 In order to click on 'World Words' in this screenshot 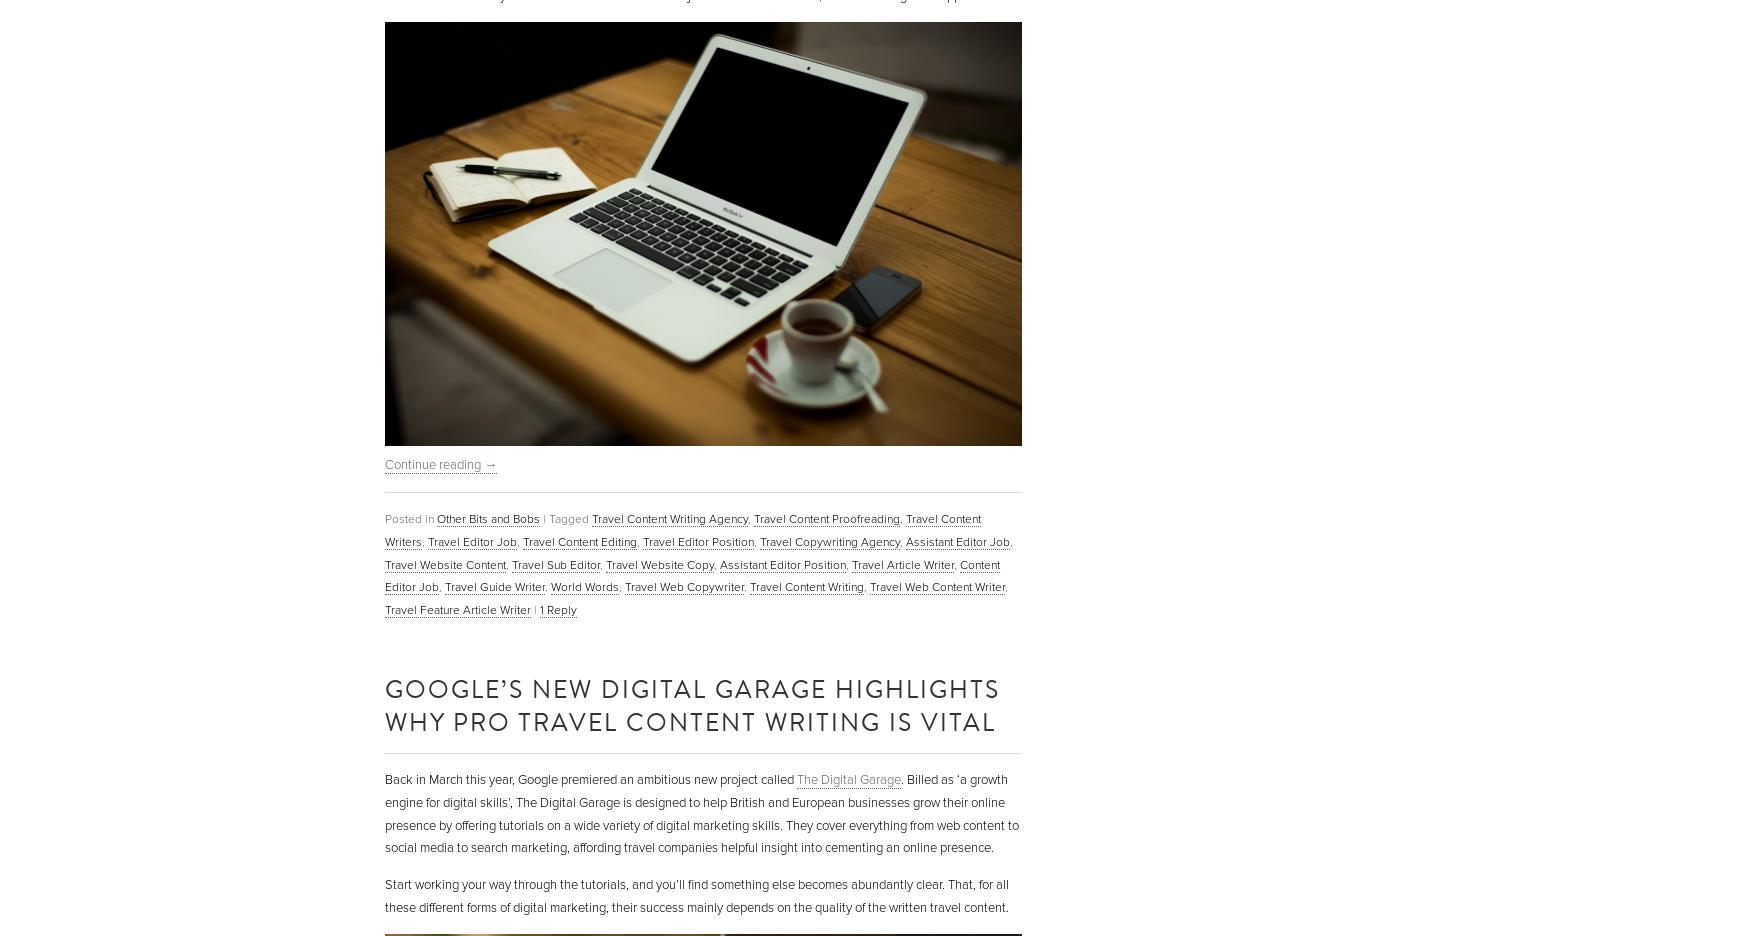, I will do `click(585, 586)`.